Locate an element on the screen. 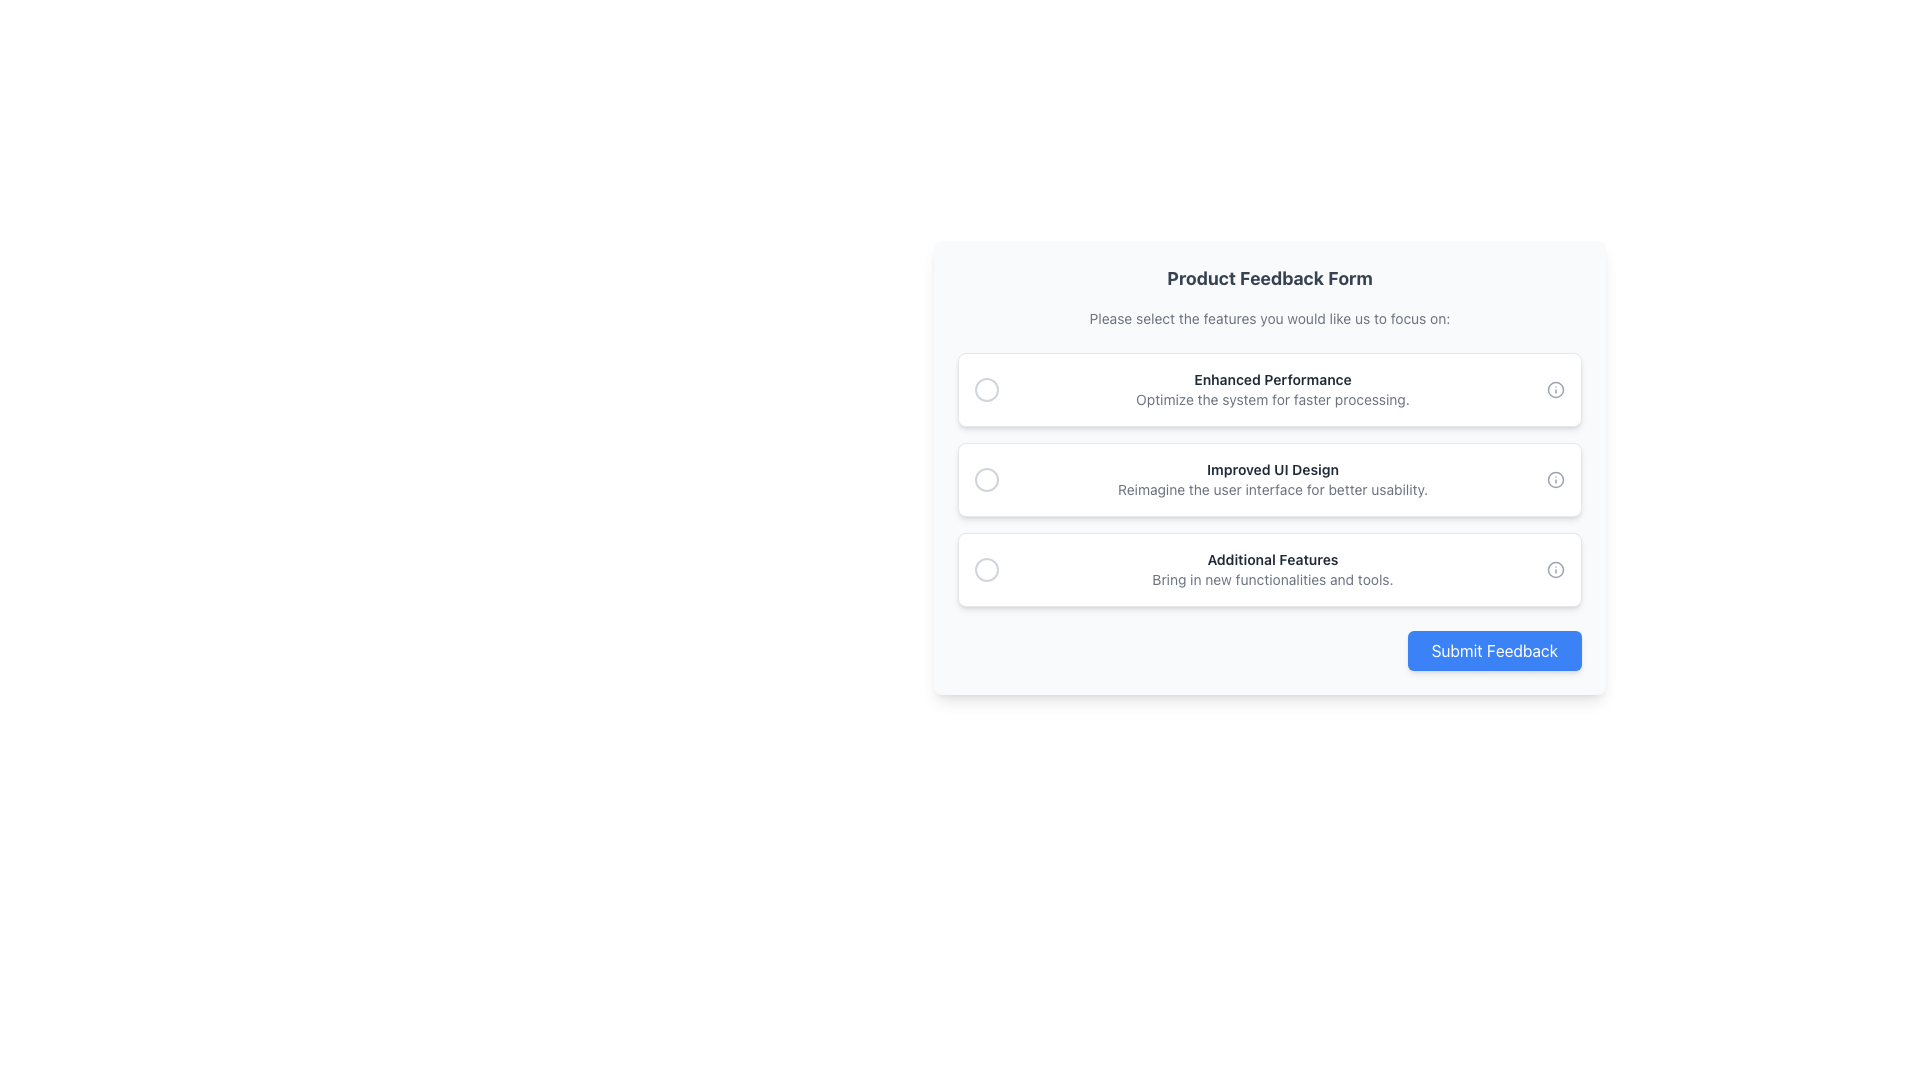  the text label reading 'Enhanced Performance' which is styled in bold, dark-gray color and is located at the top of a card in the 'Product Feedback Form' section is located at coordinates (1271, 380).